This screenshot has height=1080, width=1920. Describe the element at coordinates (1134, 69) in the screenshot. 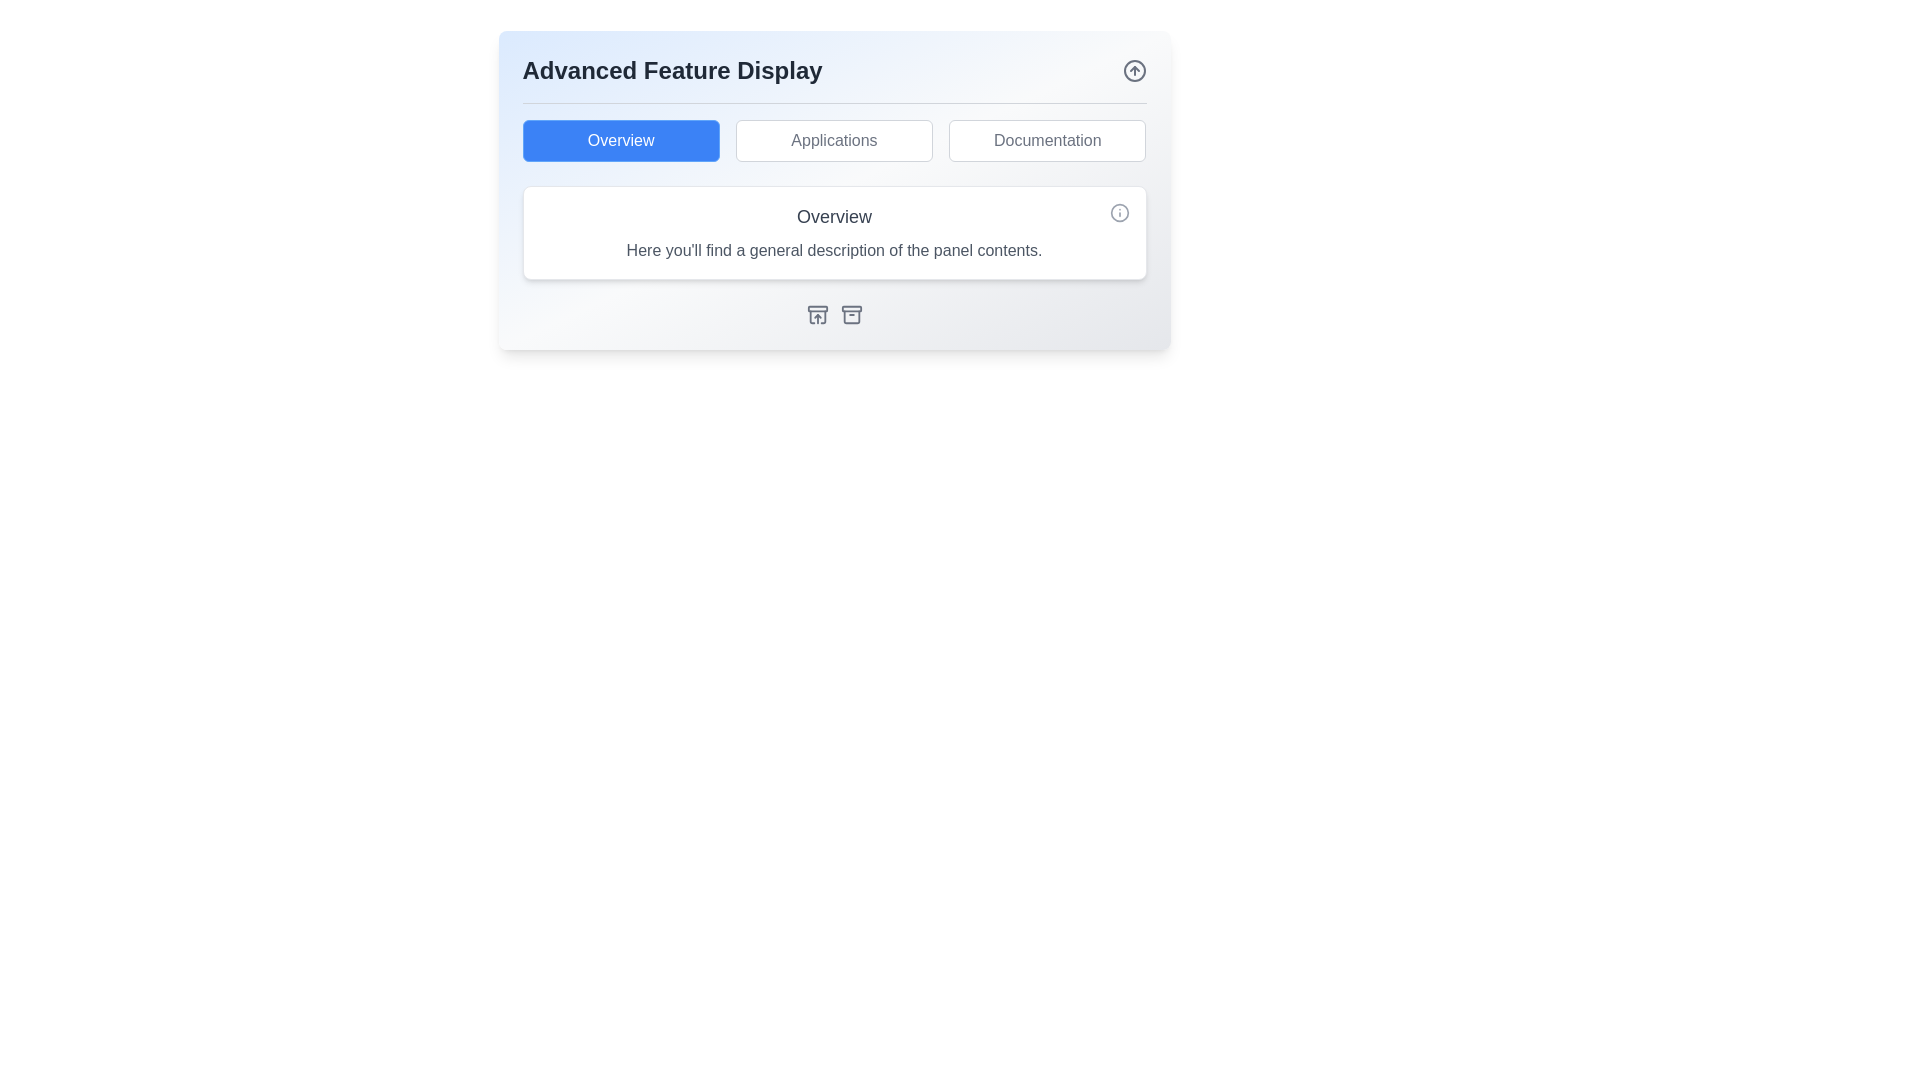

I see `the button with an embedded icon located to the far right of the 'Advanced Feature Display' header to observe the hover effect` at that location.